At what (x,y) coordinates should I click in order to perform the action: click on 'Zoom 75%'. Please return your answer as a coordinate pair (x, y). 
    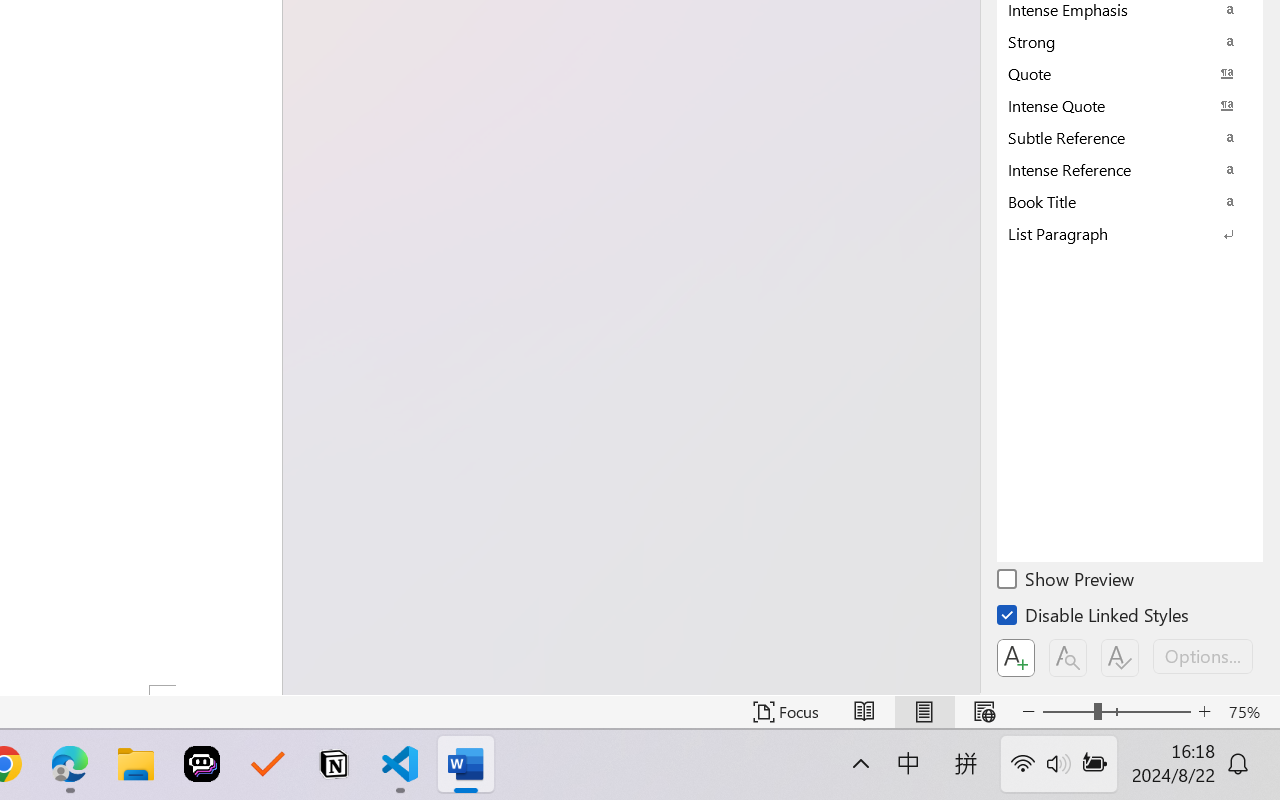
    Looking at the image, I should click on (1248, 711).